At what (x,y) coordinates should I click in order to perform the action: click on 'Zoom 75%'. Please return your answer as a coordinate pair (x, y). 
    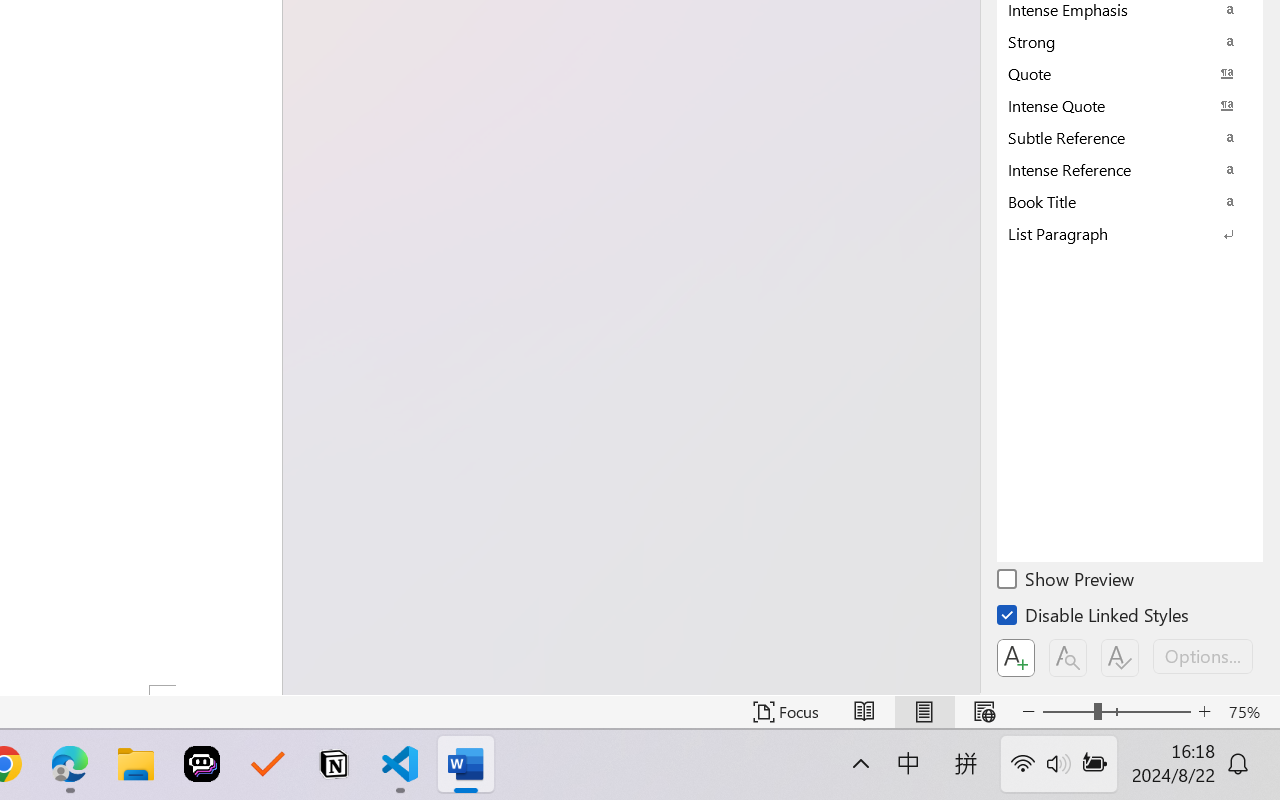
    Looking at the image, I should click on (1248, 711).